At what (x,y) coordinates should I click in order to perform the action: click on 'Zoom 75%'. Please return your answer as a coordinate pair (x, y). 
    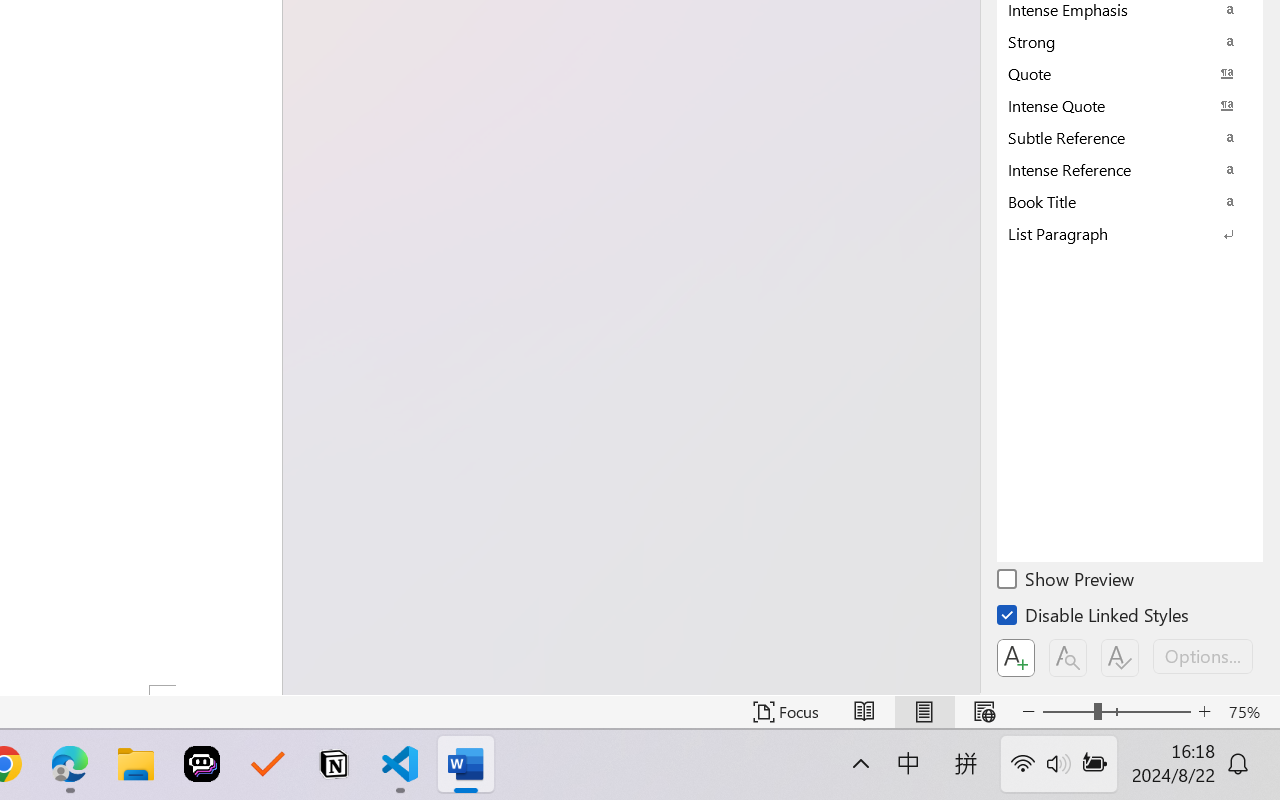
    Looking at the image, I should click on (1248, 711).